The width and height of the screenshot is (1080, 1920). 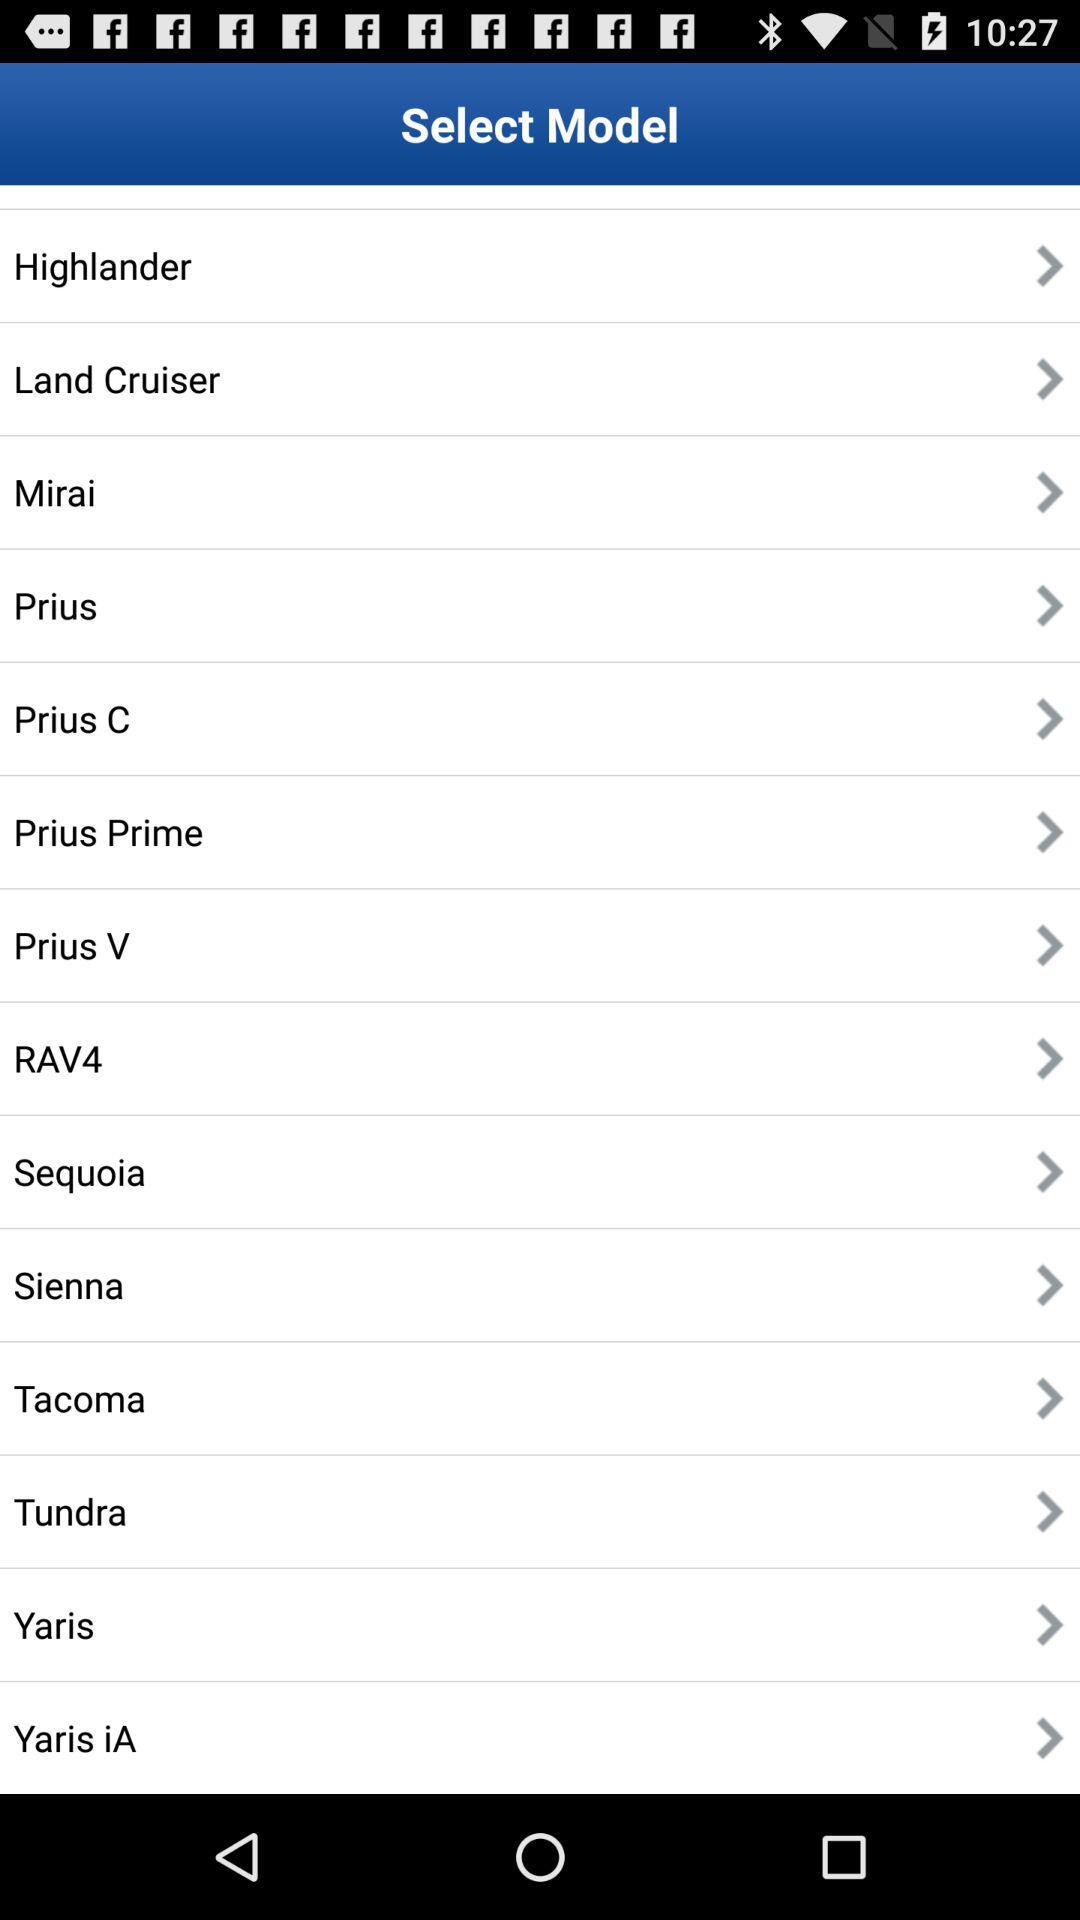 What do you see at coordinates (1049, 492) in the screenshot?
I see `the icon right to mirai` at bounding box center [1049, 492].